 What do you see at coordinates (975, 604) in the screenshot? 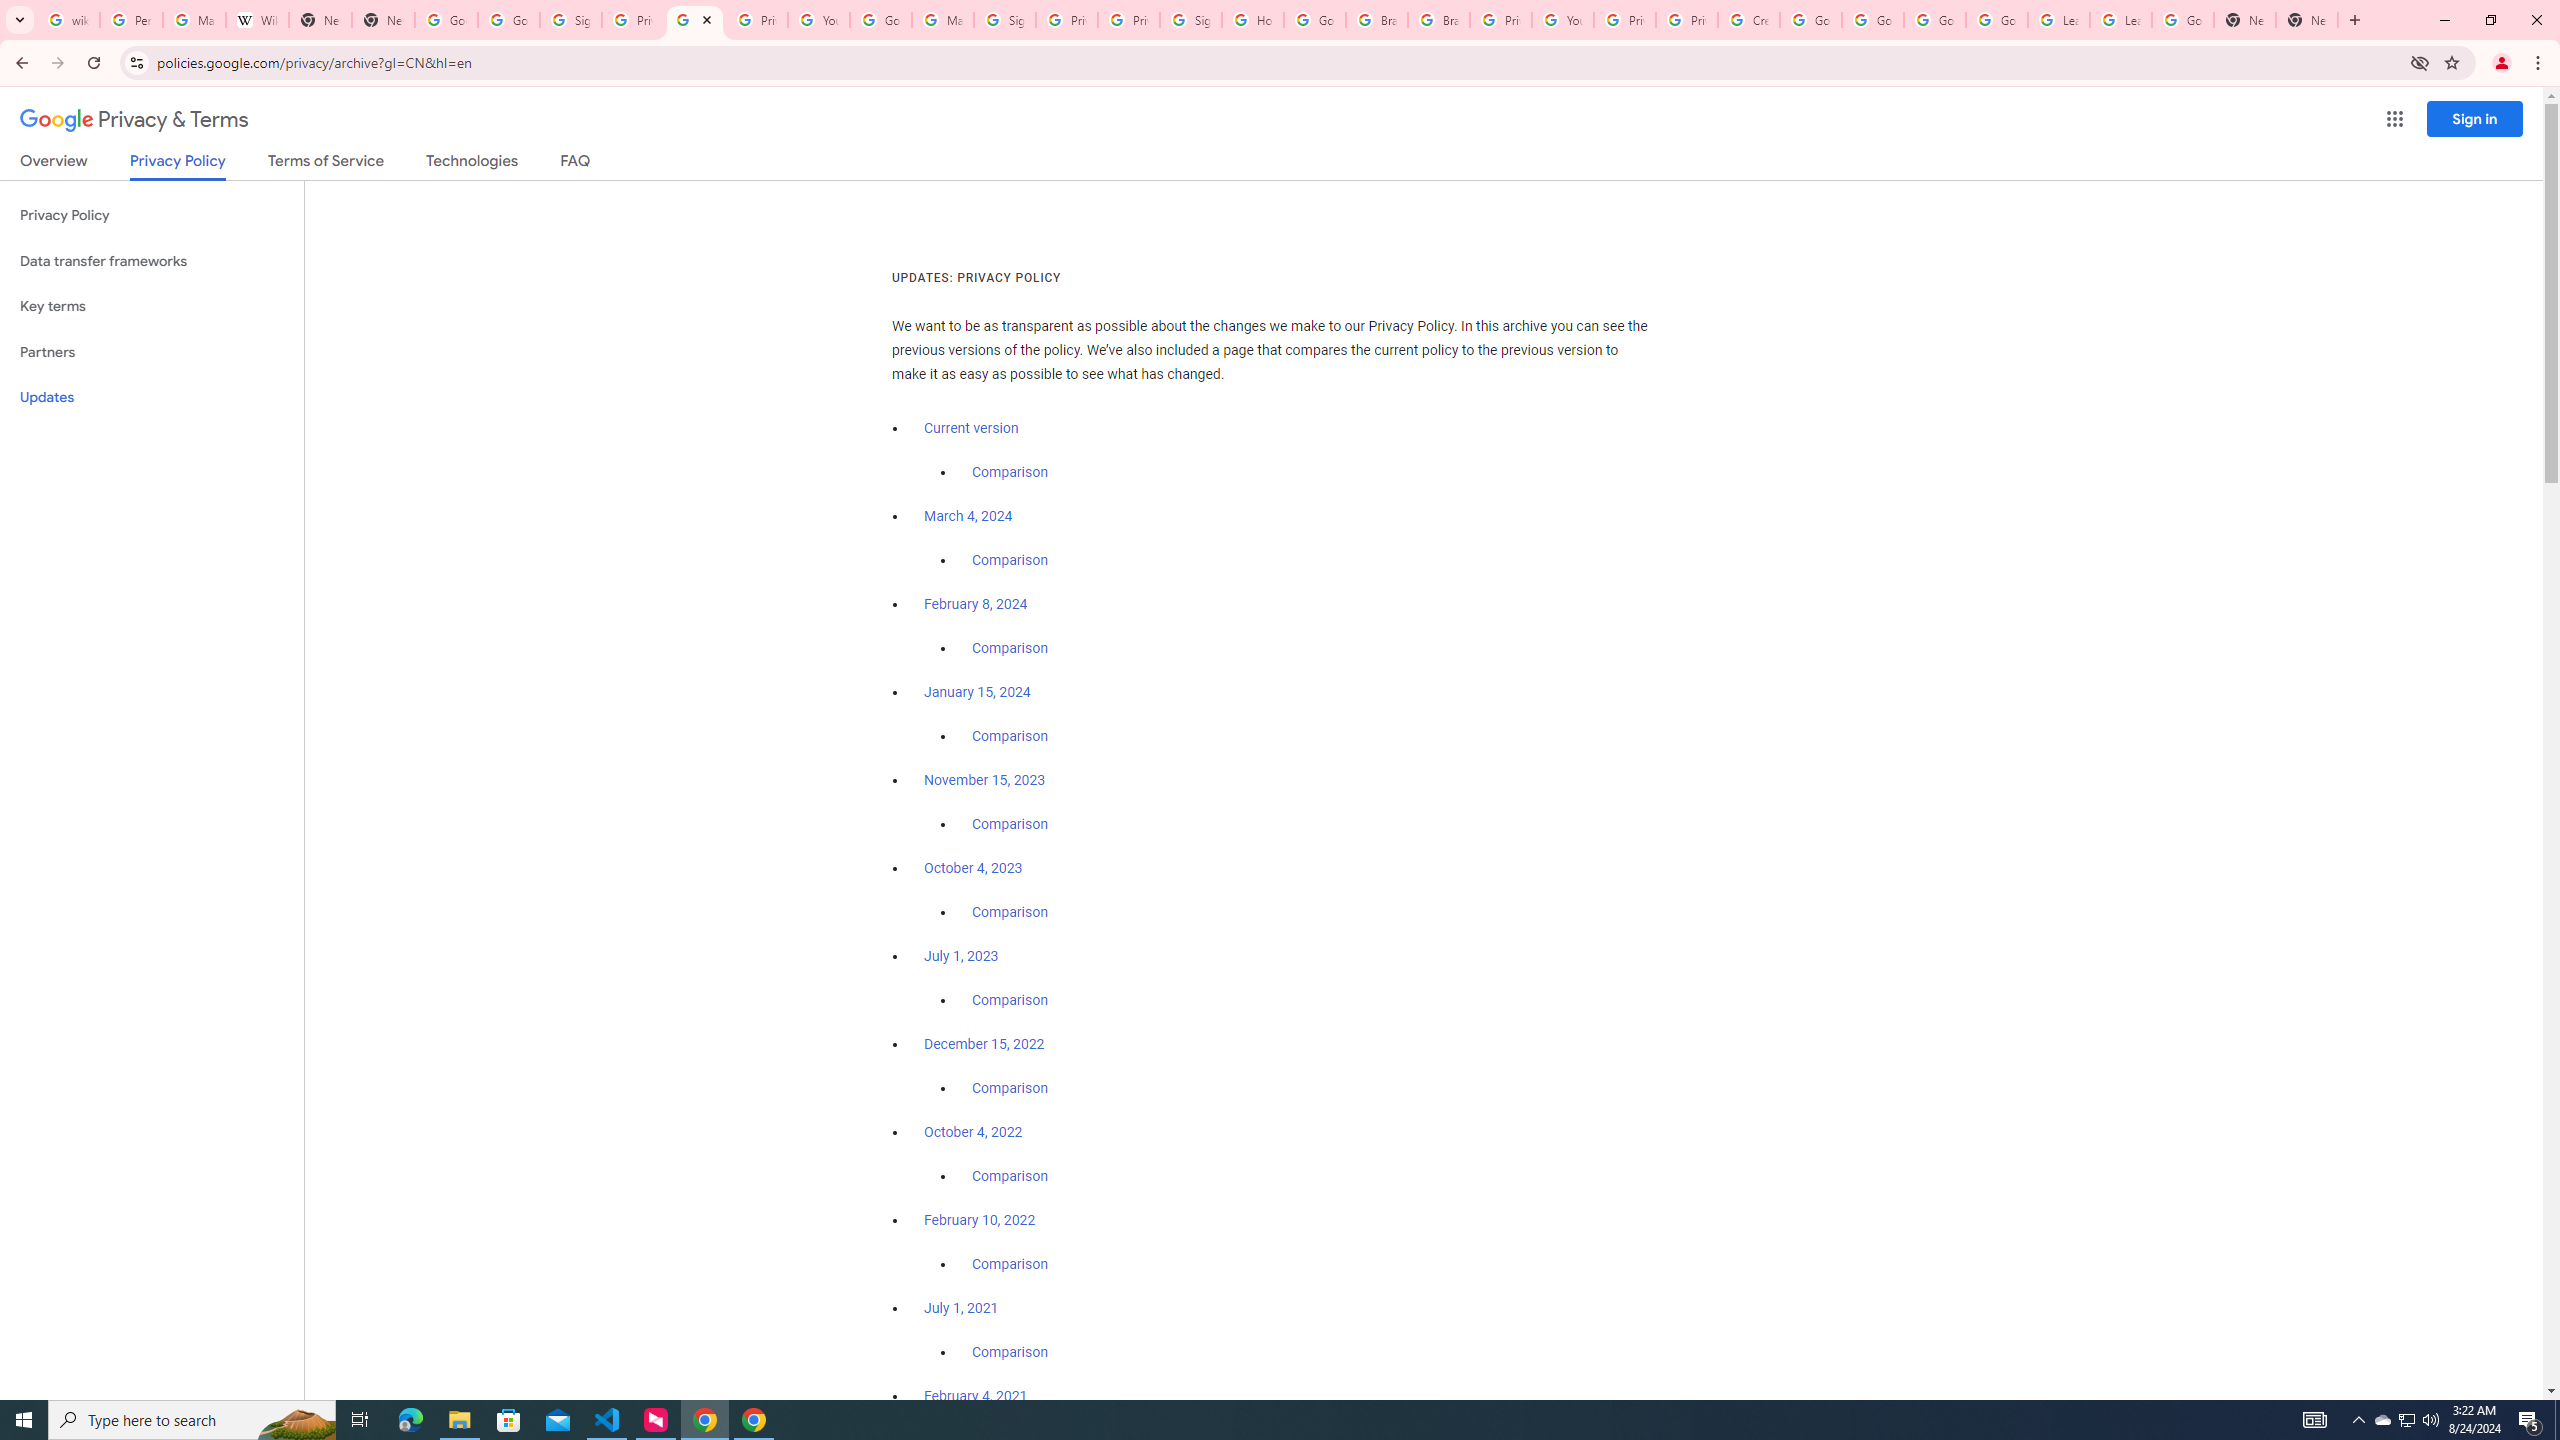
I see `'February 8, 2024'` at bounding box center [975, 604].